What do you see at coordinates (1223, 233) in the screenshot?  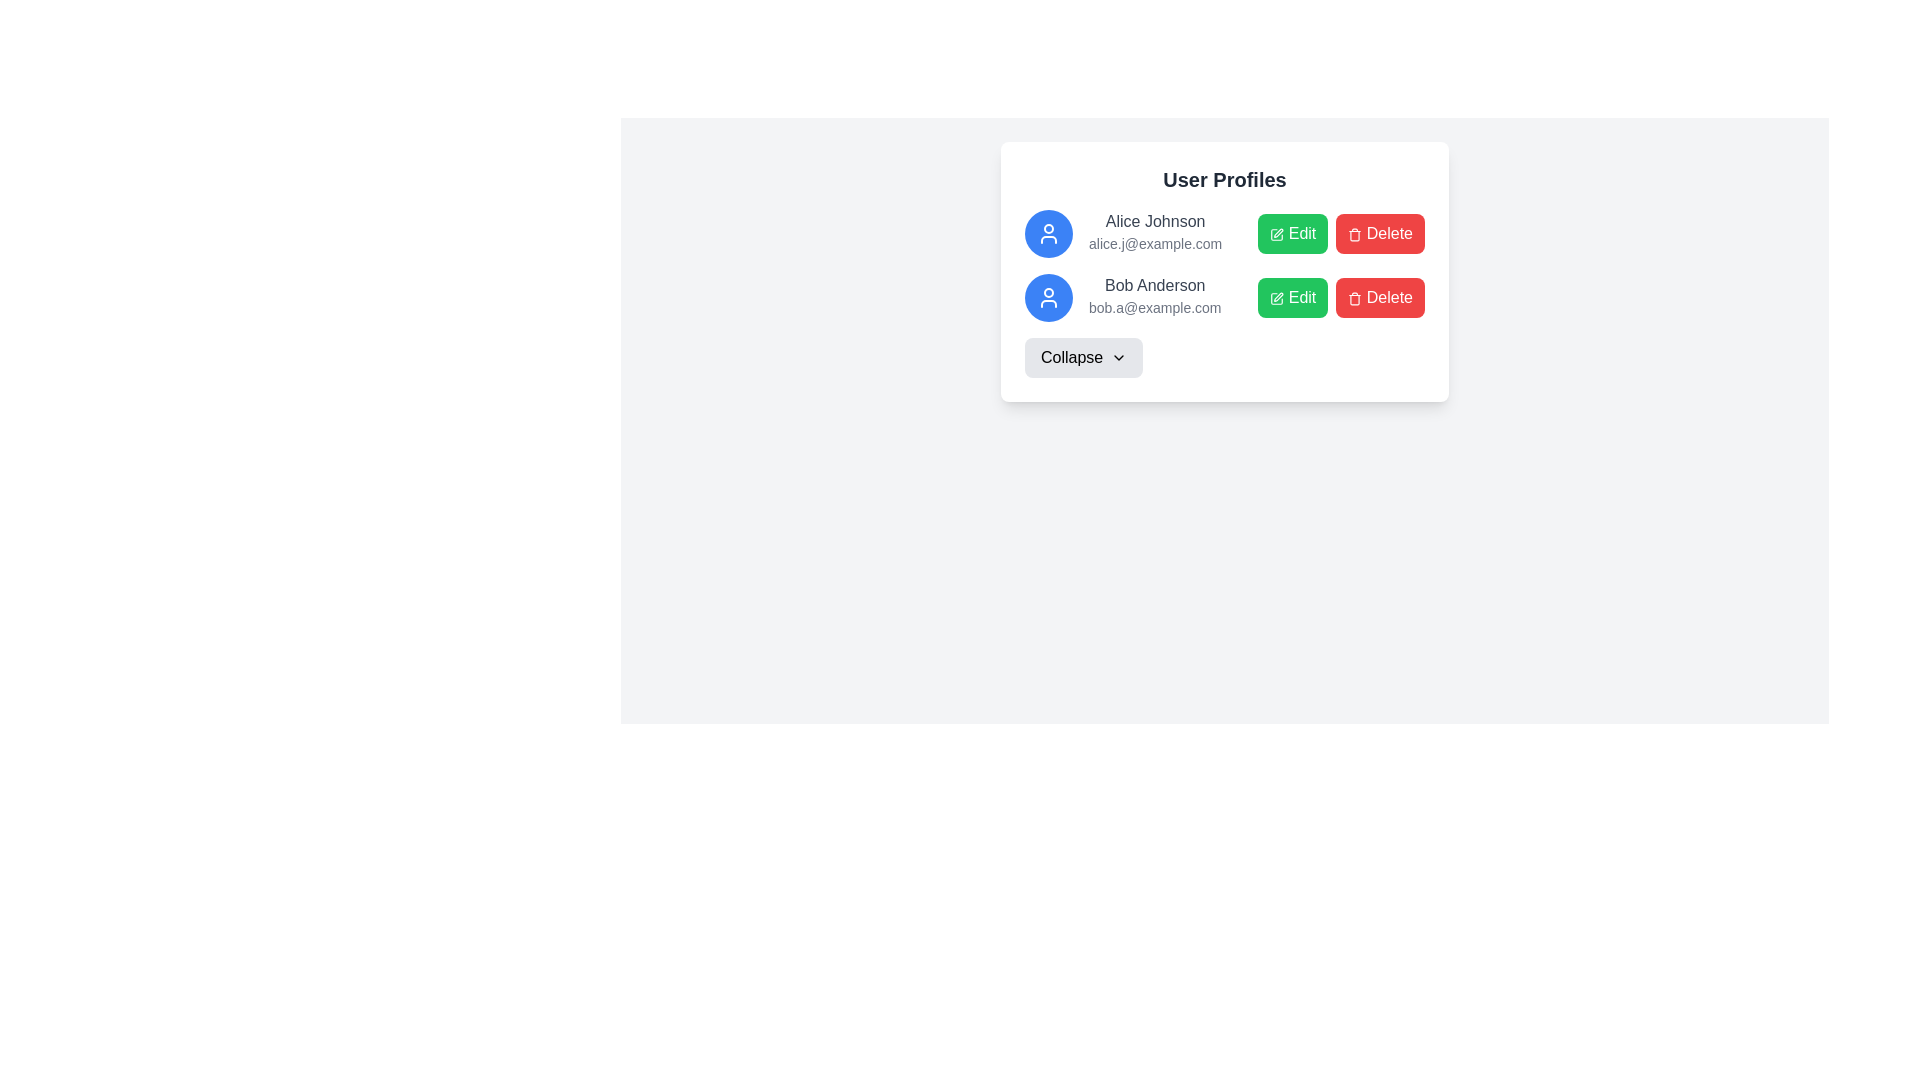 I see `the user profile entry displaying the user's name and email at the top position in the 'User Profiles' section` at bounding box center [1223, 233].